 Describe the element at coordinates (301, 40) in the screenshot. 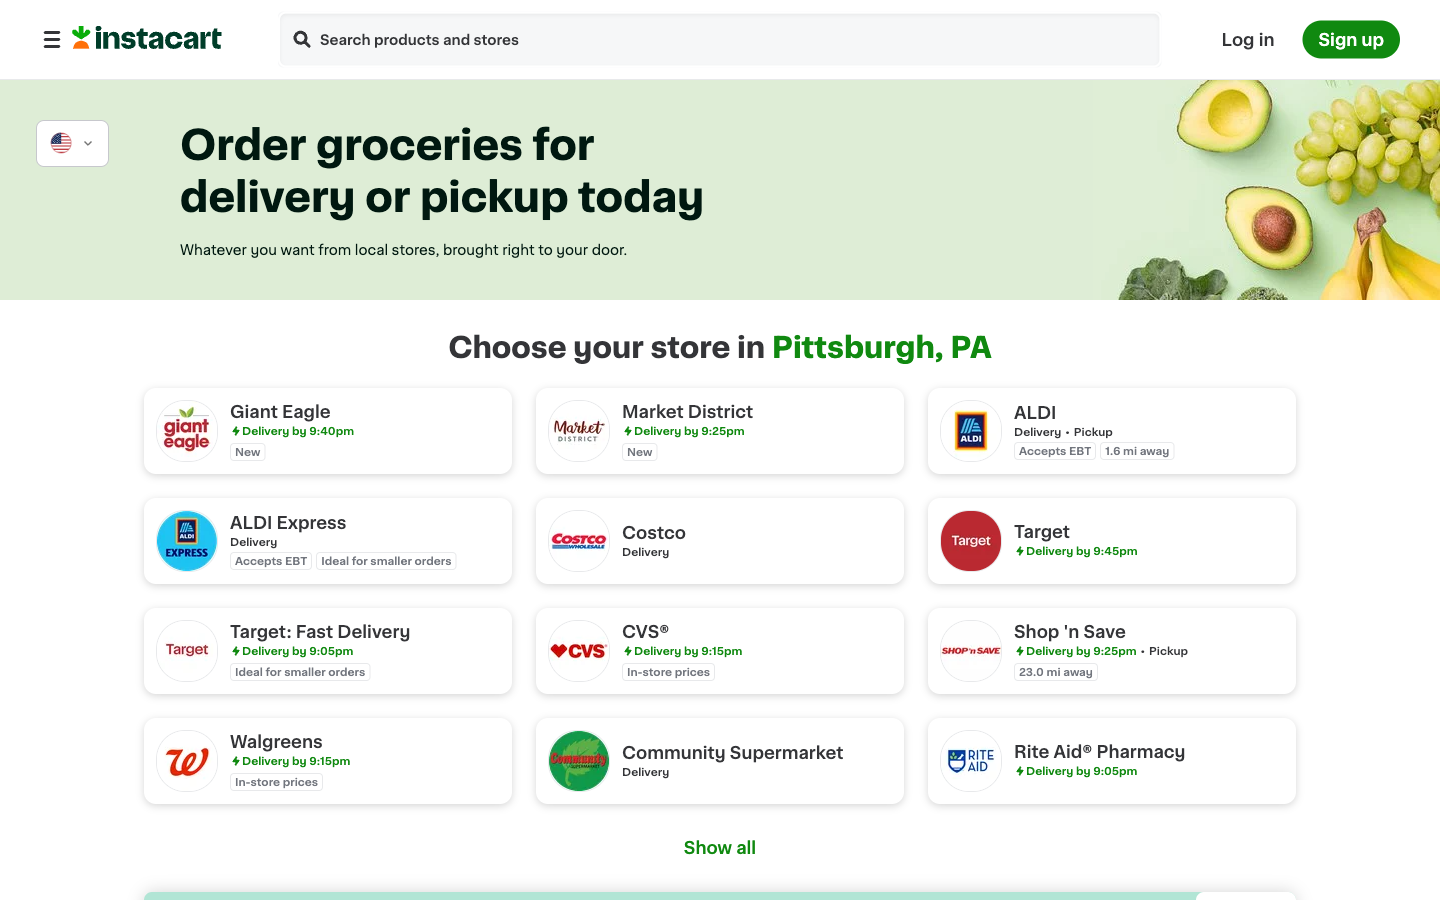

I see `Input "Table Lamp" into the search field and submit` at that location.